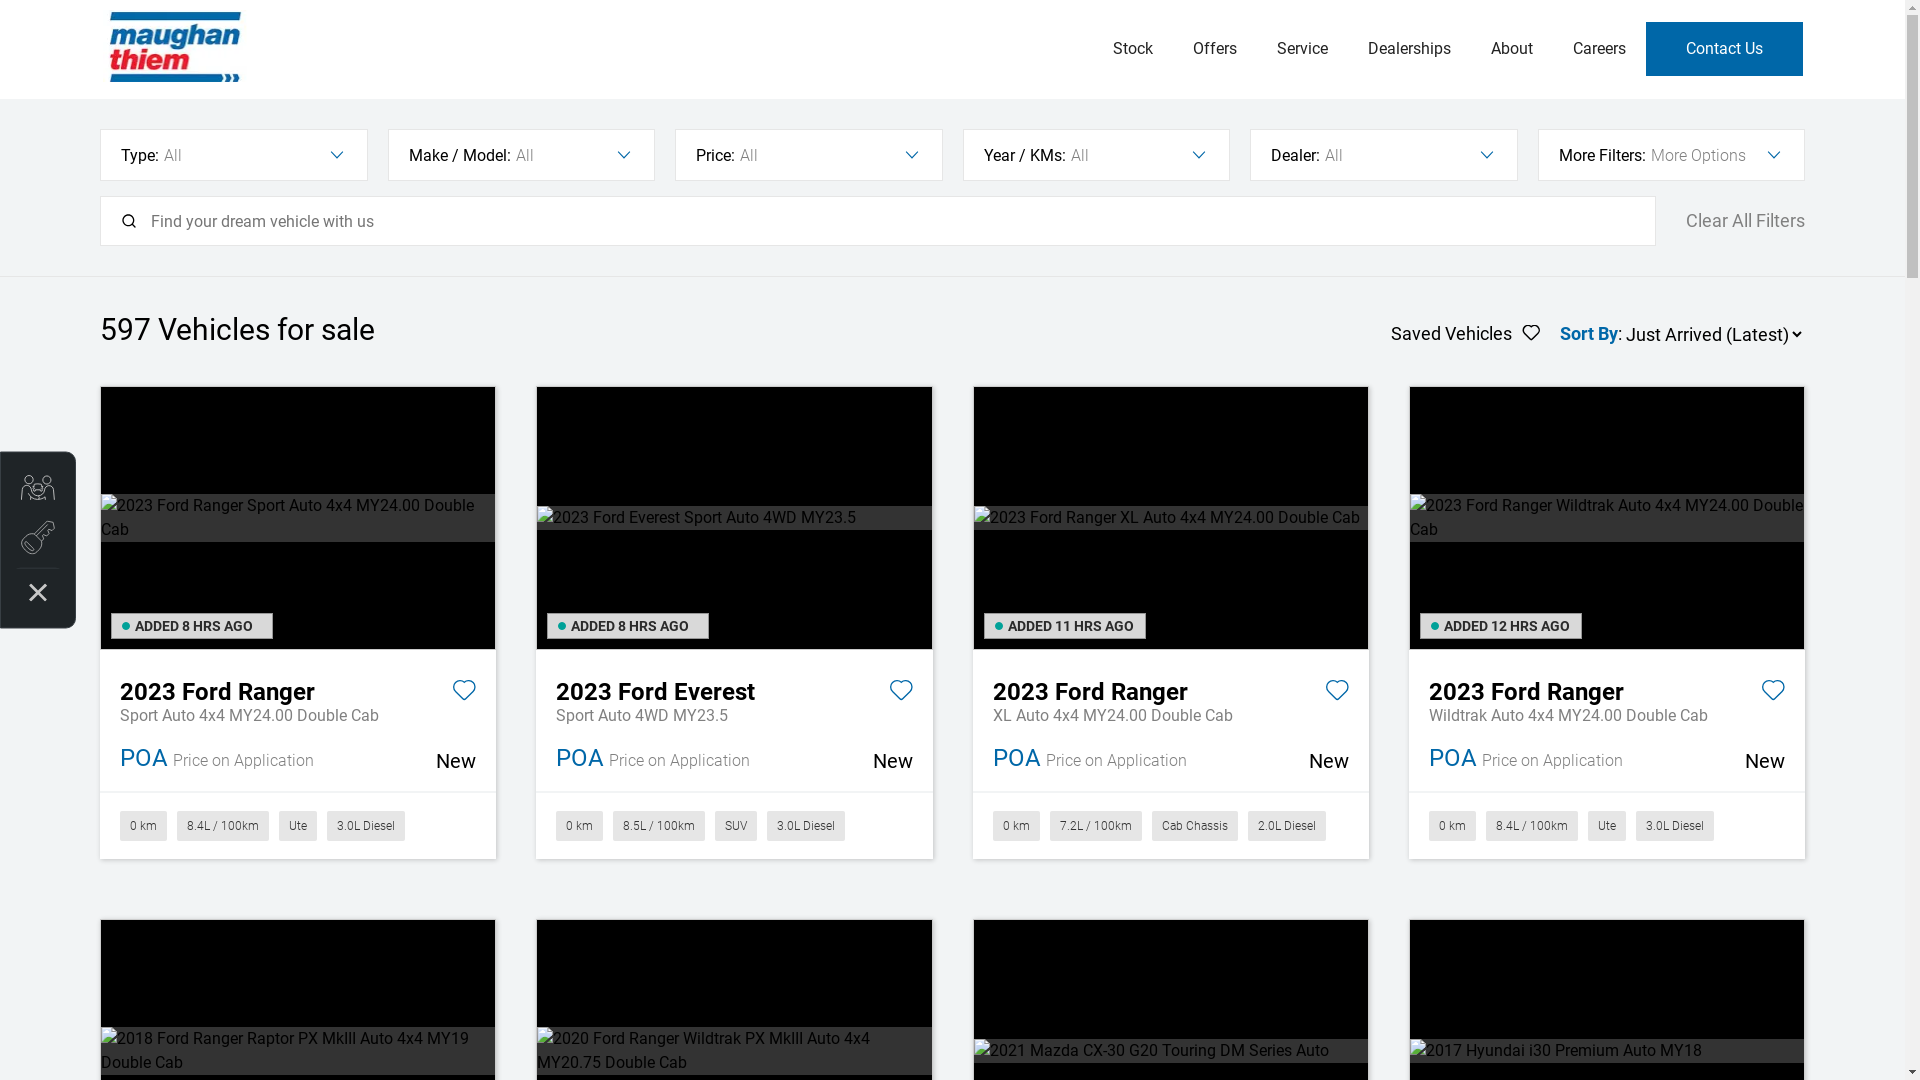  Describe the element at coordinates (1132, 48) in the screenshot. I see `'Stock'` at that location.